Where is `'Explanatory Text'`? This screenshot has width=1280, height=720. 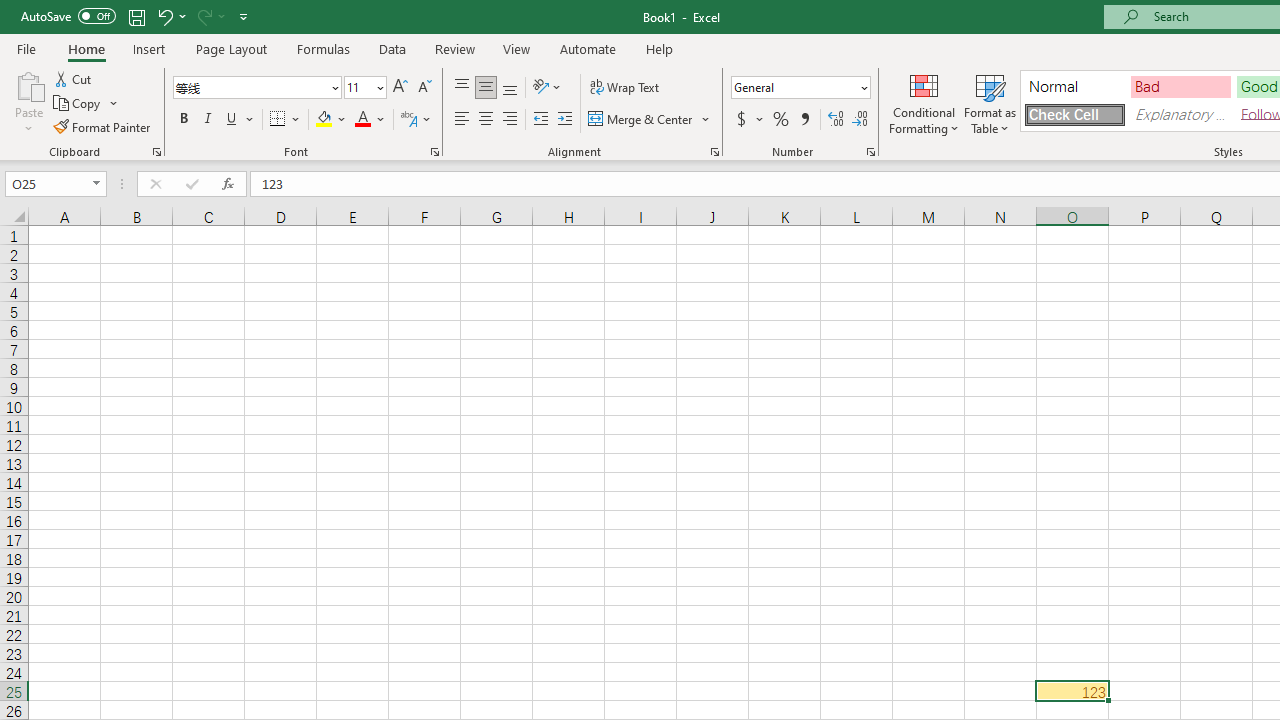
'Explanatory Text' is located at coordinates (1180, 114).